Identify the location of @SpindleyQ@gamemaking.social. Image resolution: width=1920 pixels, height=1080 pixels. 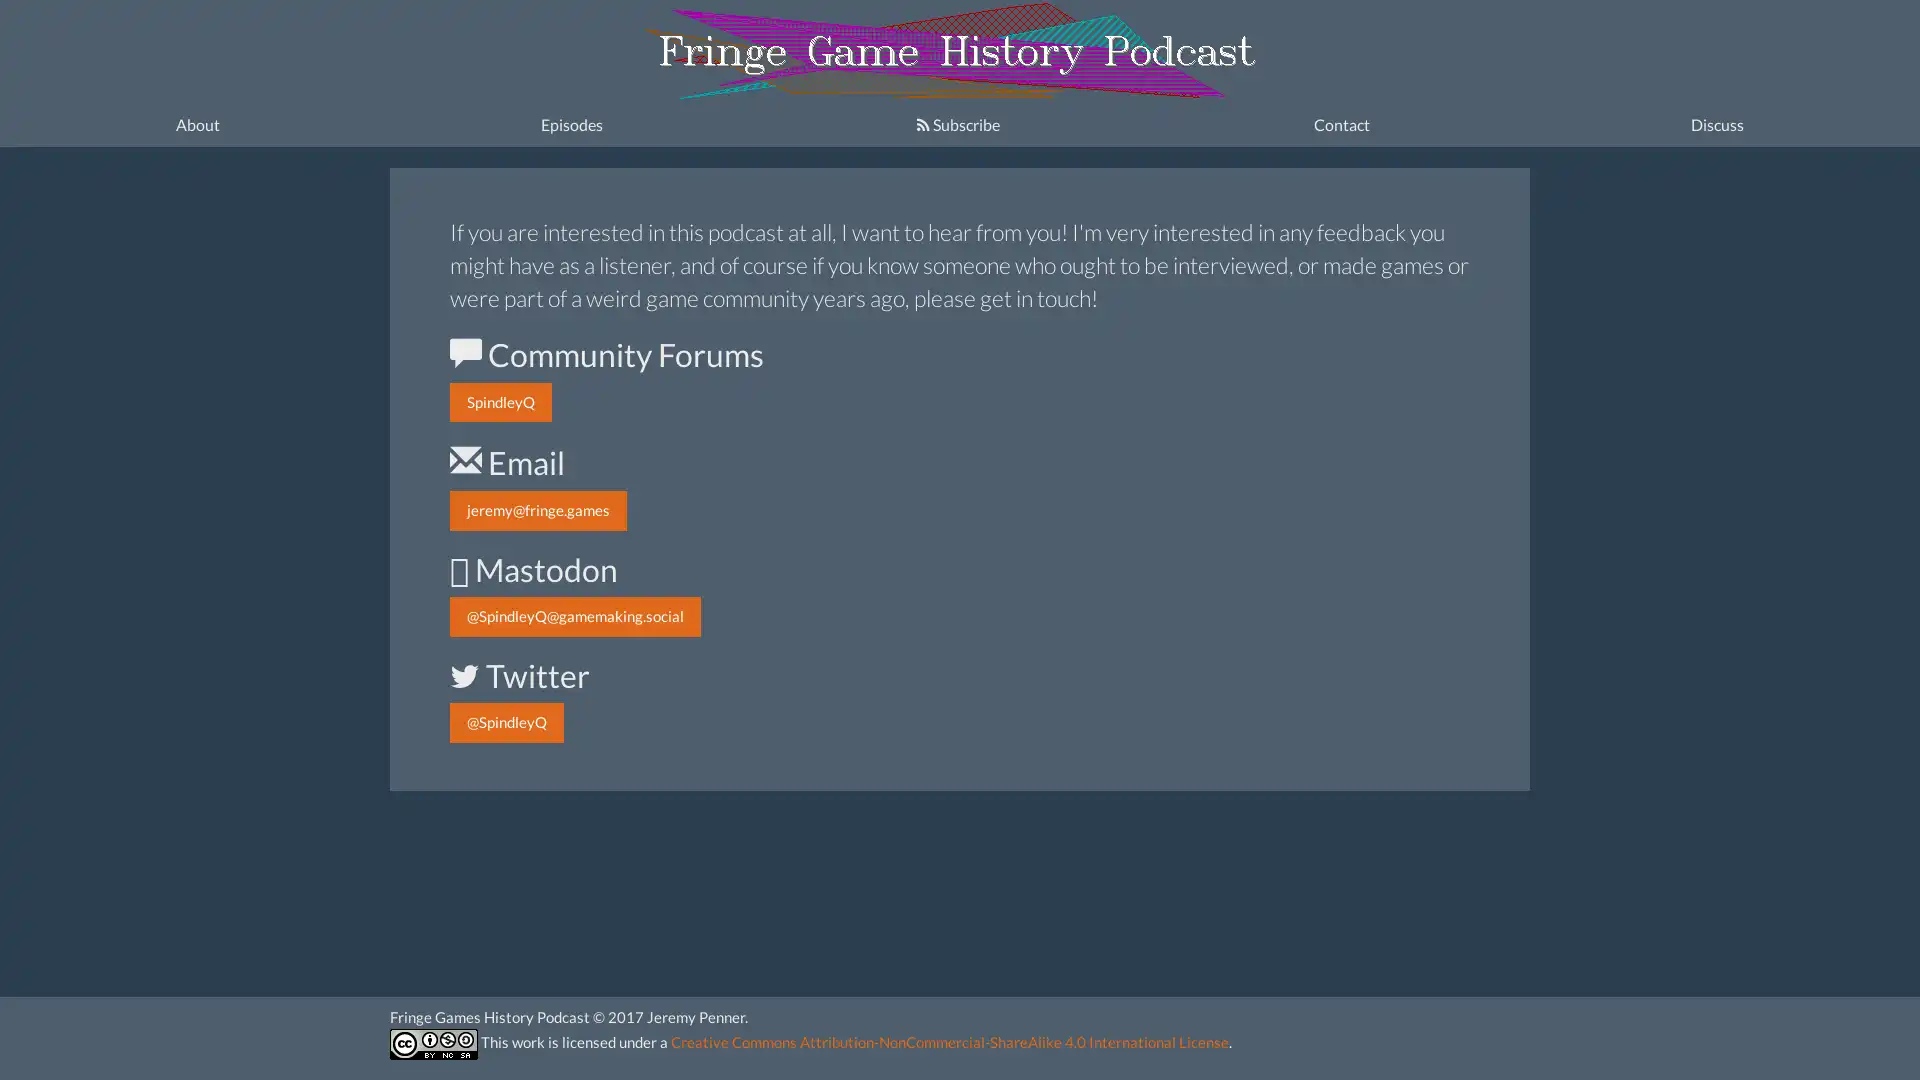
(574, 615).